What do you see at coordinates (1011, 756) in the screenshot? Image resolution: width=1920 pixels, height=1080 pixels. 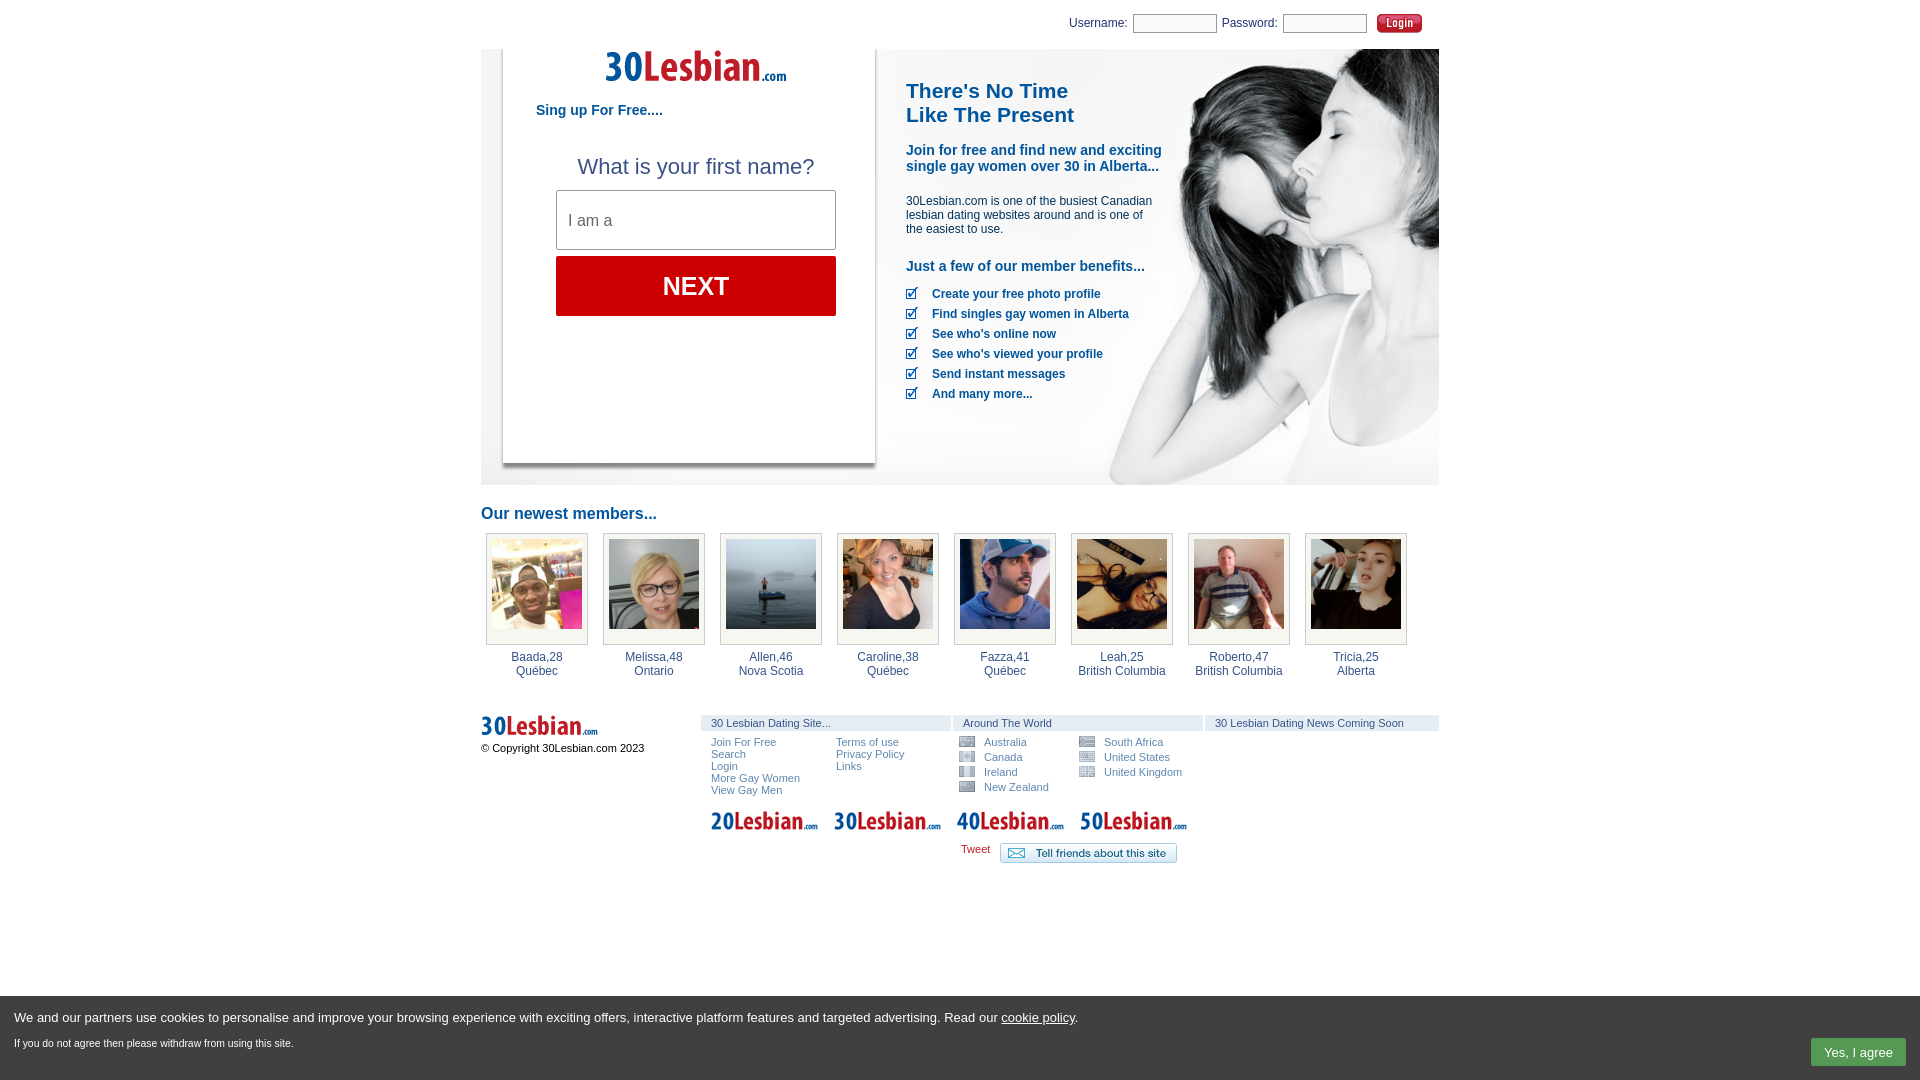 I see `'Canada'` at bounding box center [1011, 756].